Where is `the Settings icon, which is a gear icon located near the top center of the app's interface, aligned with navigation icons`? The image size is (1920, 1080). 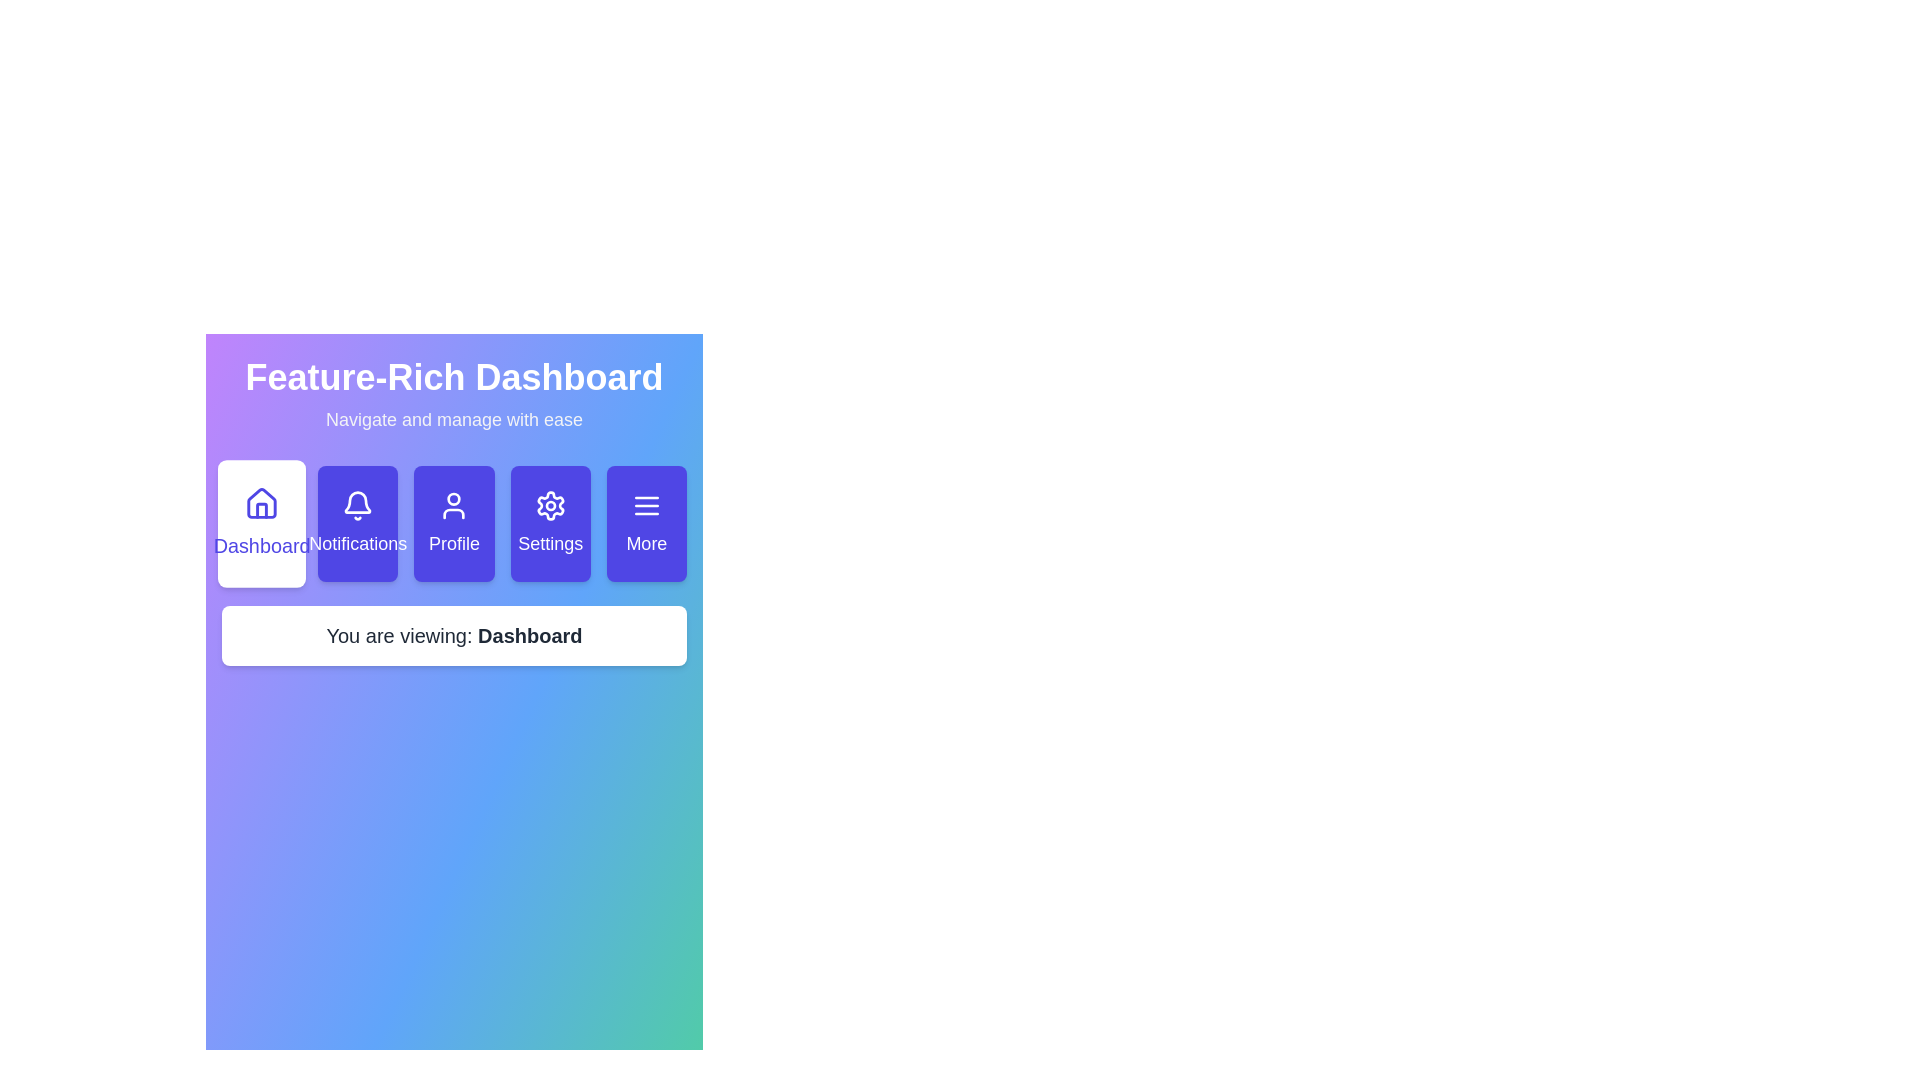
the Settings icon, which is a gear icon located near the top center of the app's interface, aligned with navigation icons is located at coordinates (550, 504).